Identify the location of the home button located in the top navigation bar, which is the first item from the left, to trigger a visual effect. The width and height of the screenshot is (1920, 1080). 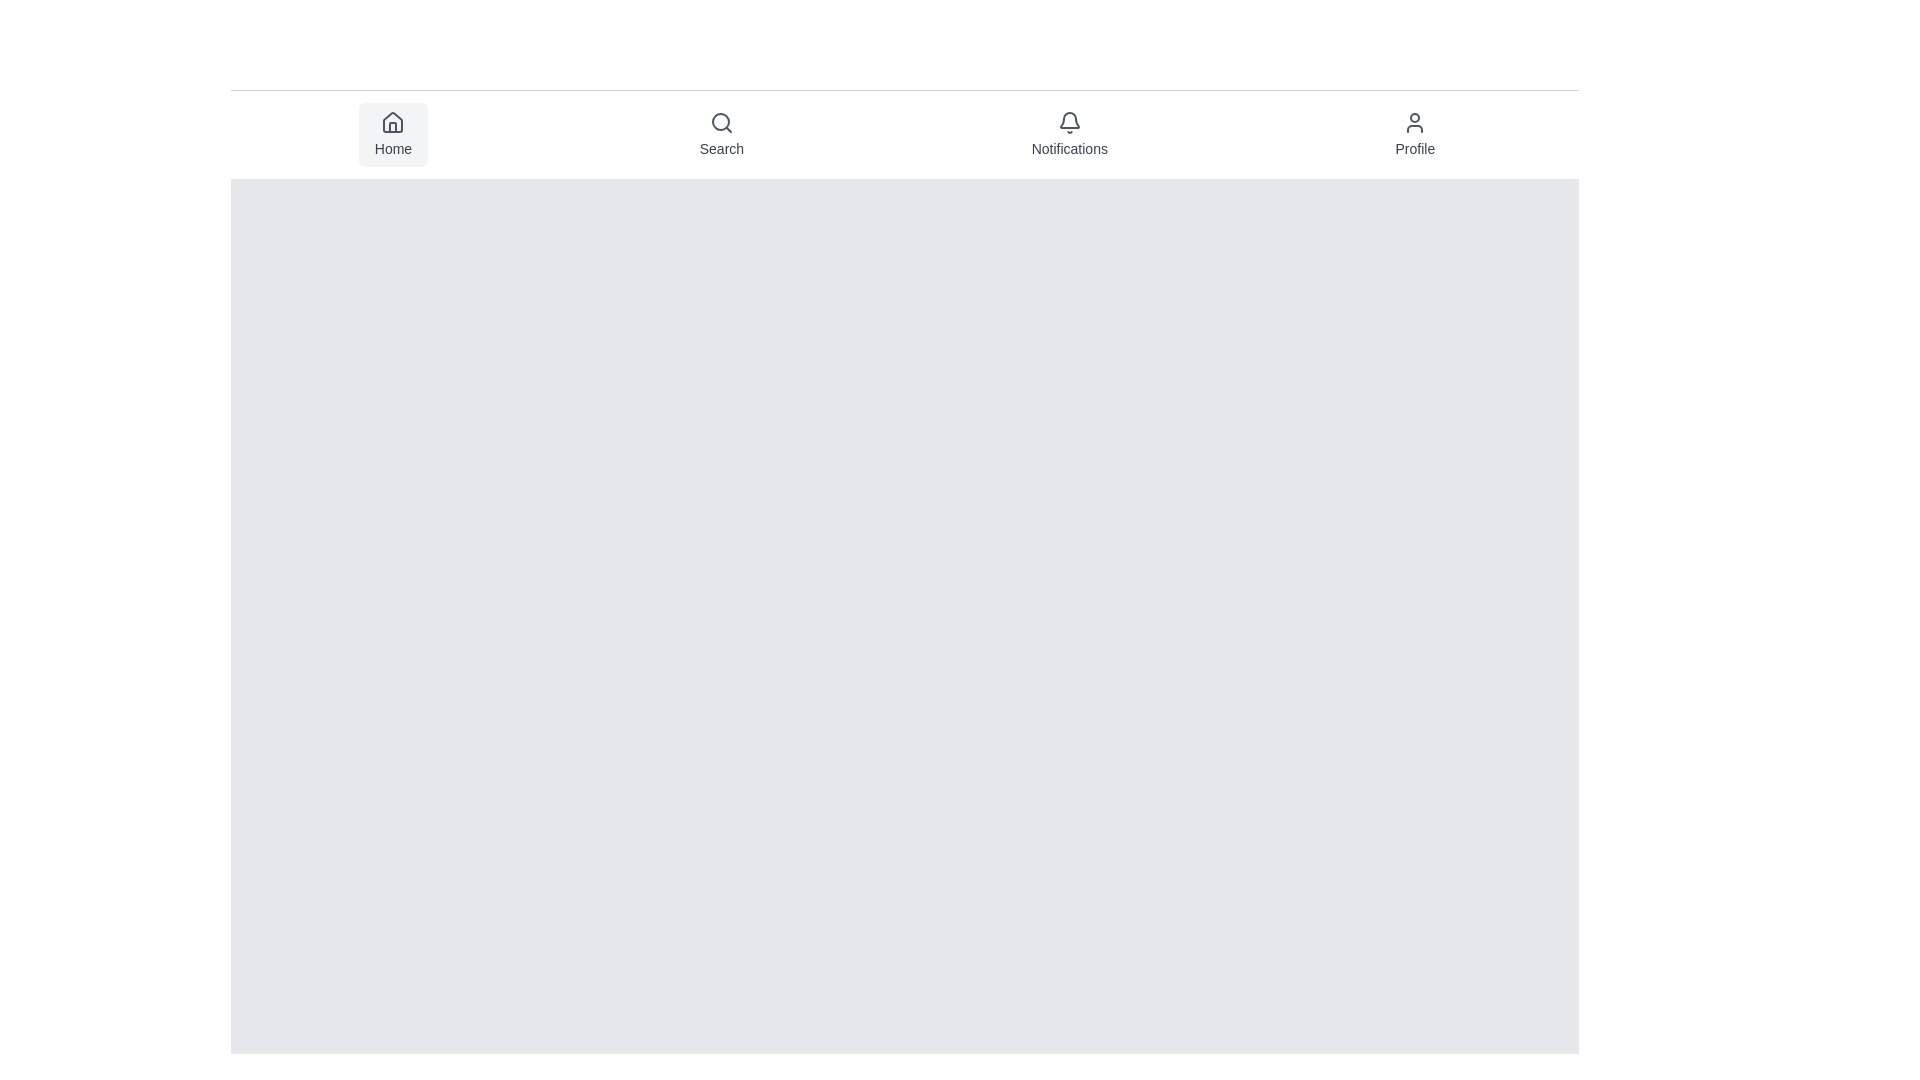
(393, 135).